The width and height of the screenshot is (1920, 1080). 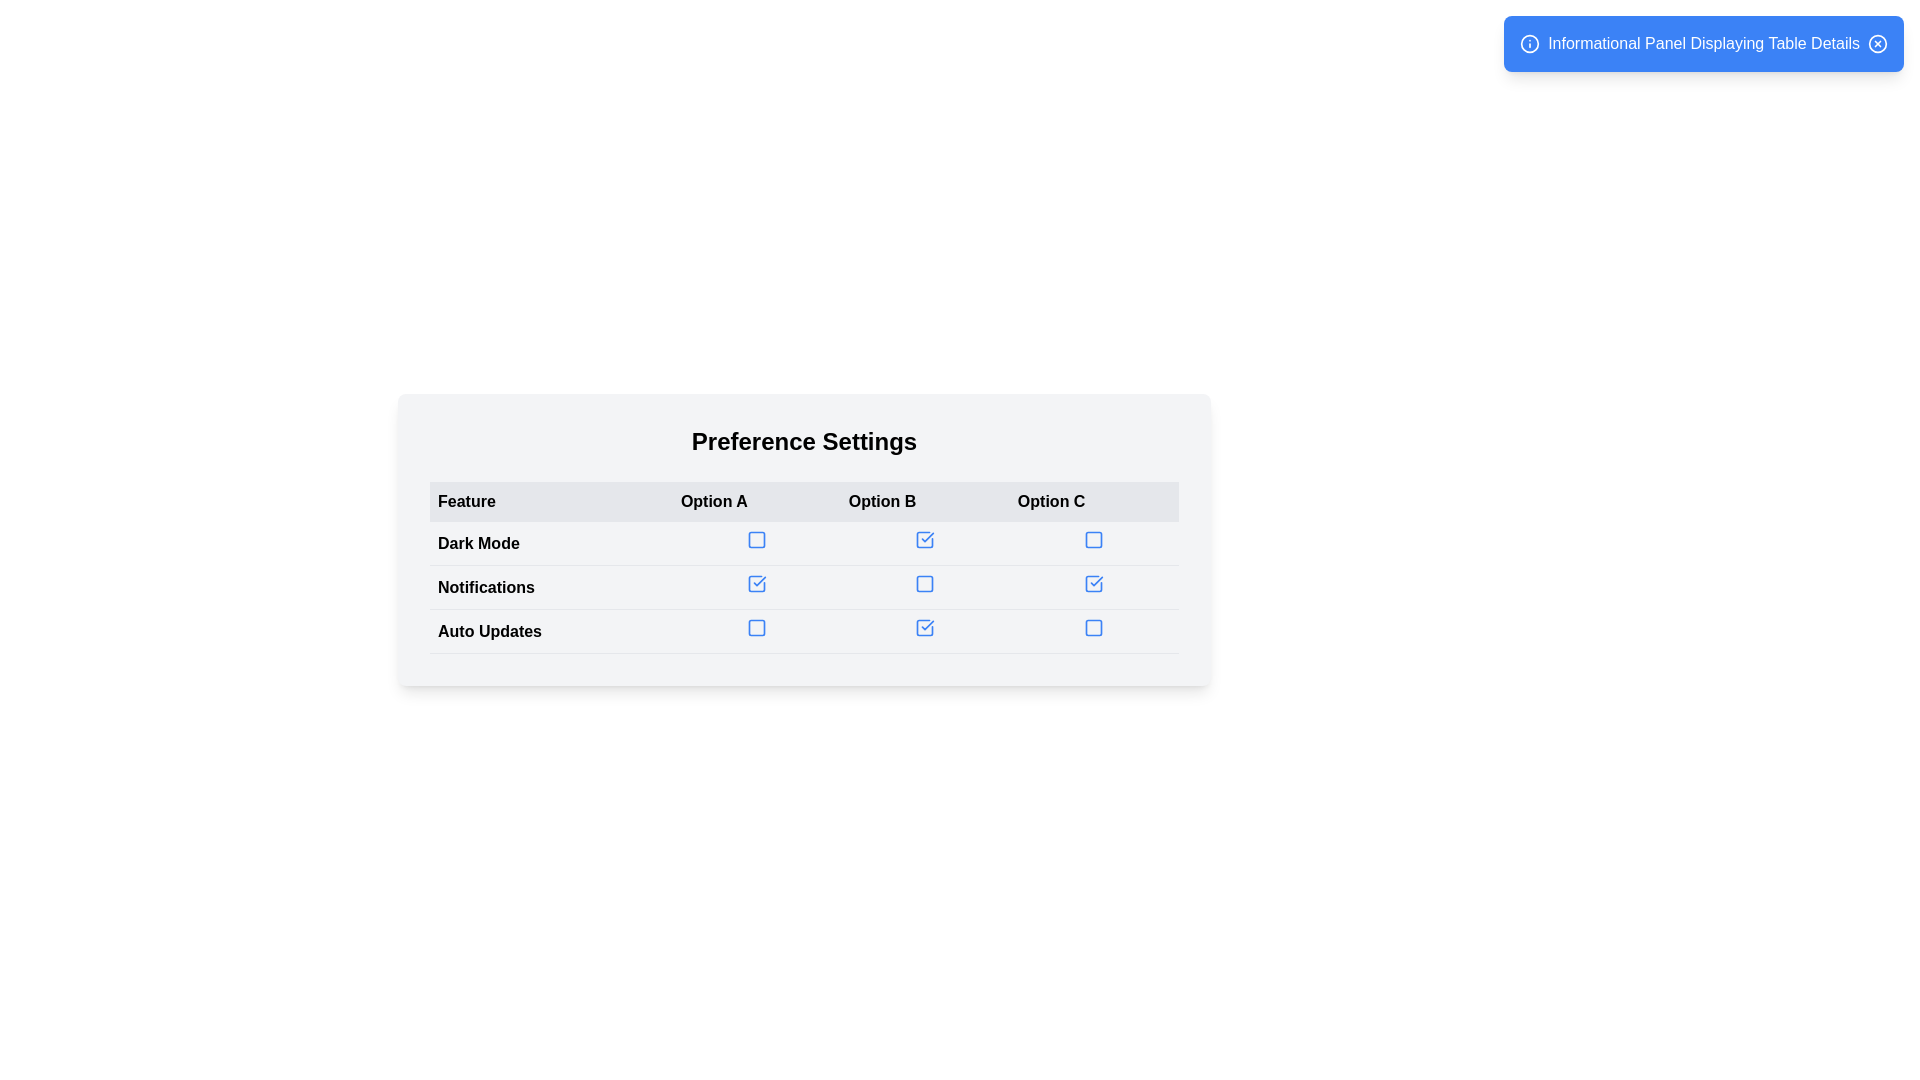 What do you see at coordinates (755, 543) in the screenshot?
I see `the checkbox with a blue outline and checkmark in the 'Option A' column of the 'Dark Mode' row under 'Preference Settings'` at bounding box center [755, 543].